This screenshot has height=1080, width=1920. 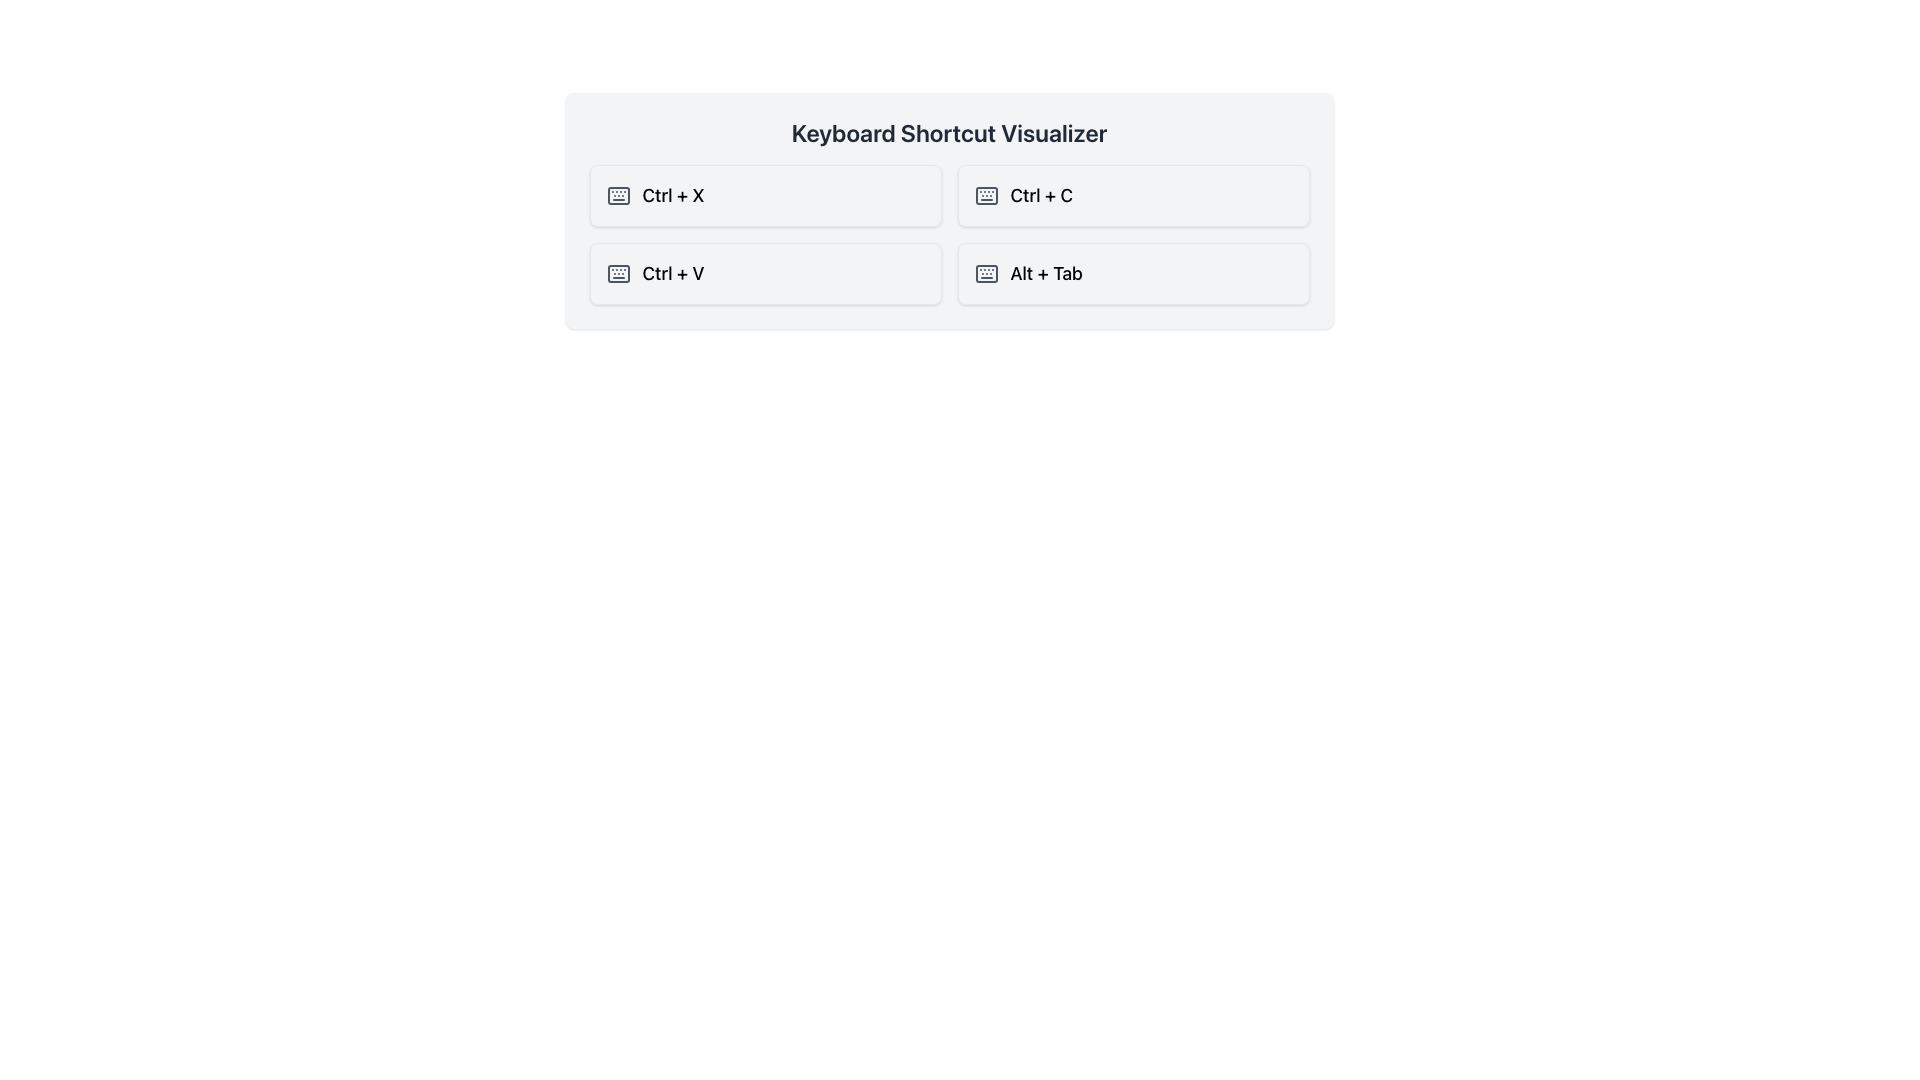 I want to click on the button labeled 'Alt + Tab' which is styled with rounded corners and a shadow, located in the bottom-right section of the grid layout, so click(x=1133, y=273).